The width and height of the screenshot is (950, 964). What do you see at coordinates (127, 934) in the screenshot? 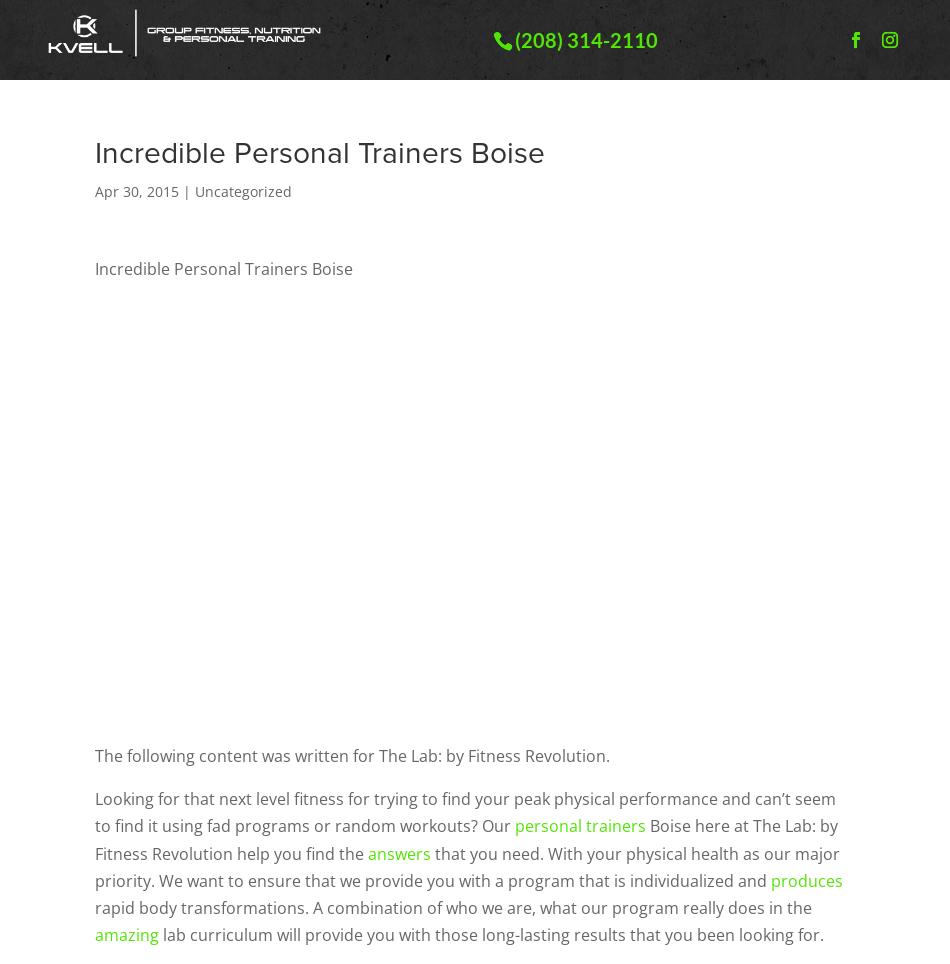
I see `'amazing'` at bounding box center [127, 934].